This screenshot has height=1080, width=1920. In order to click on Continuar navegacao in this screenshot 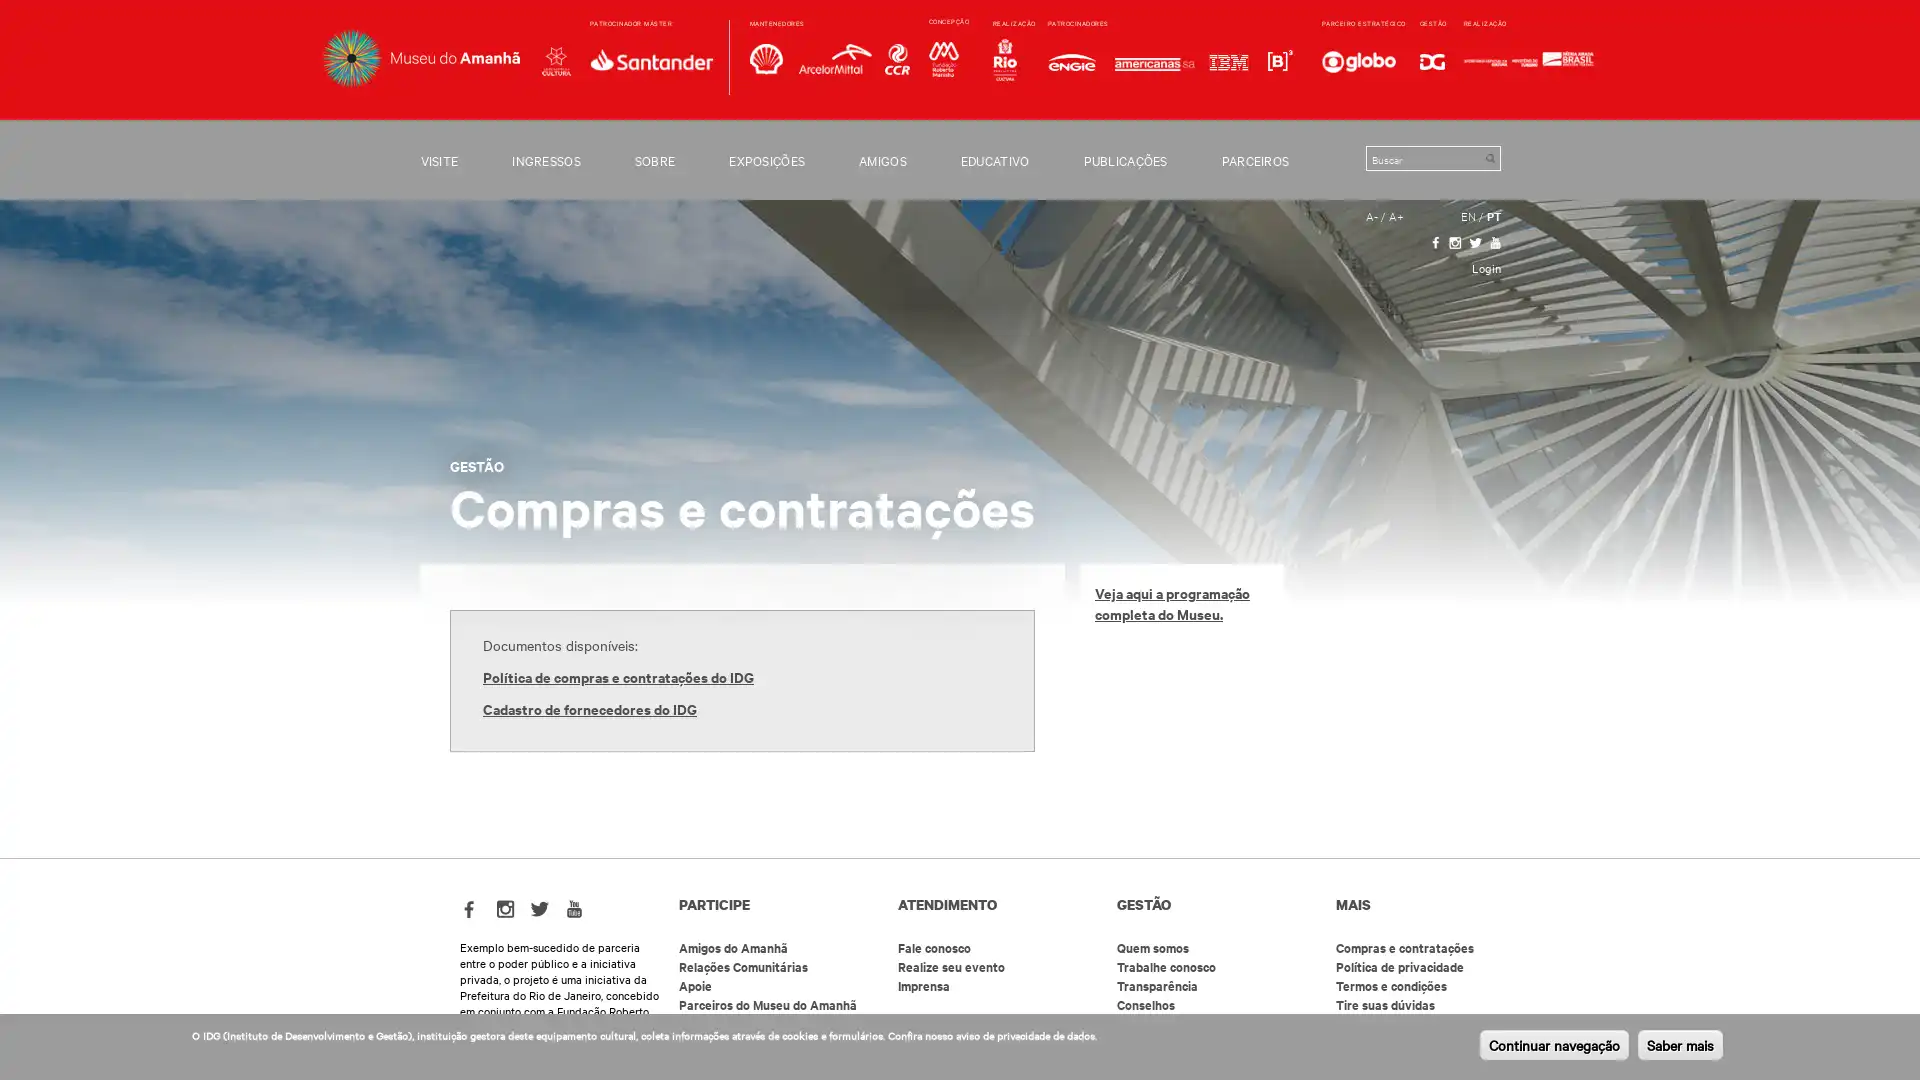, I will do `click(1553, 1044)`.